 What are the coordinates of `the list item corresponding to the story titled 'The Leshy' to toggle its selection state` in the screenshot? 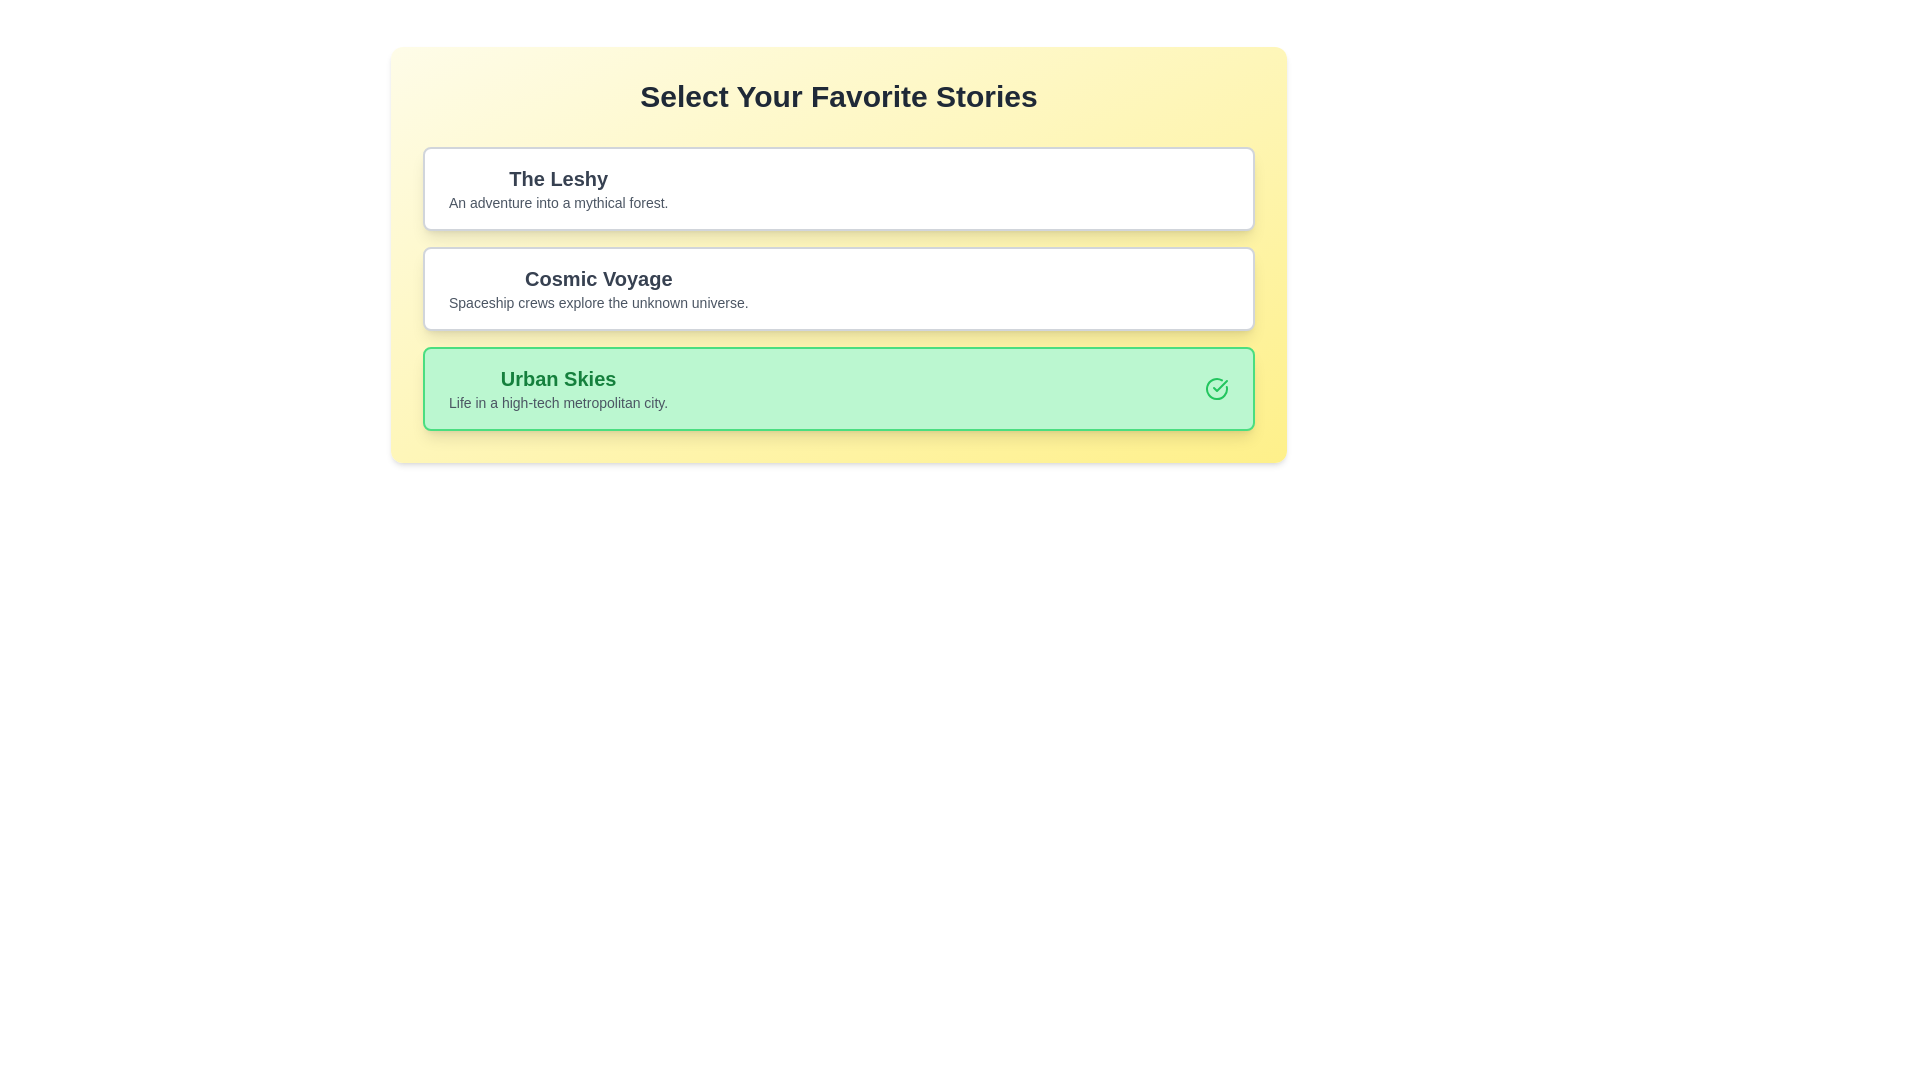 It's located at (839, 189).